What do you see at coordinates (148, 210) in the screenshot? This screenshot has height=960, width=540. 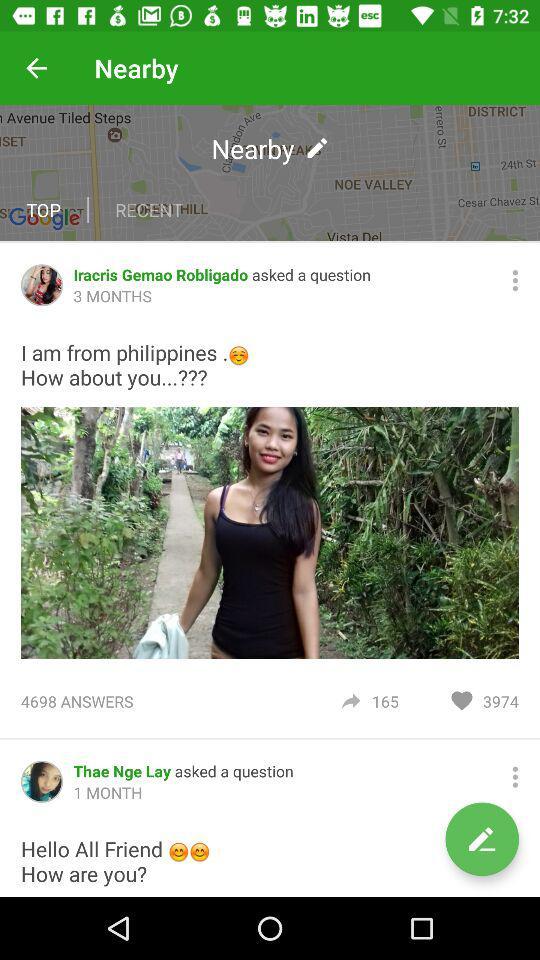 I see `recent item` at bounding box center [148, 210].